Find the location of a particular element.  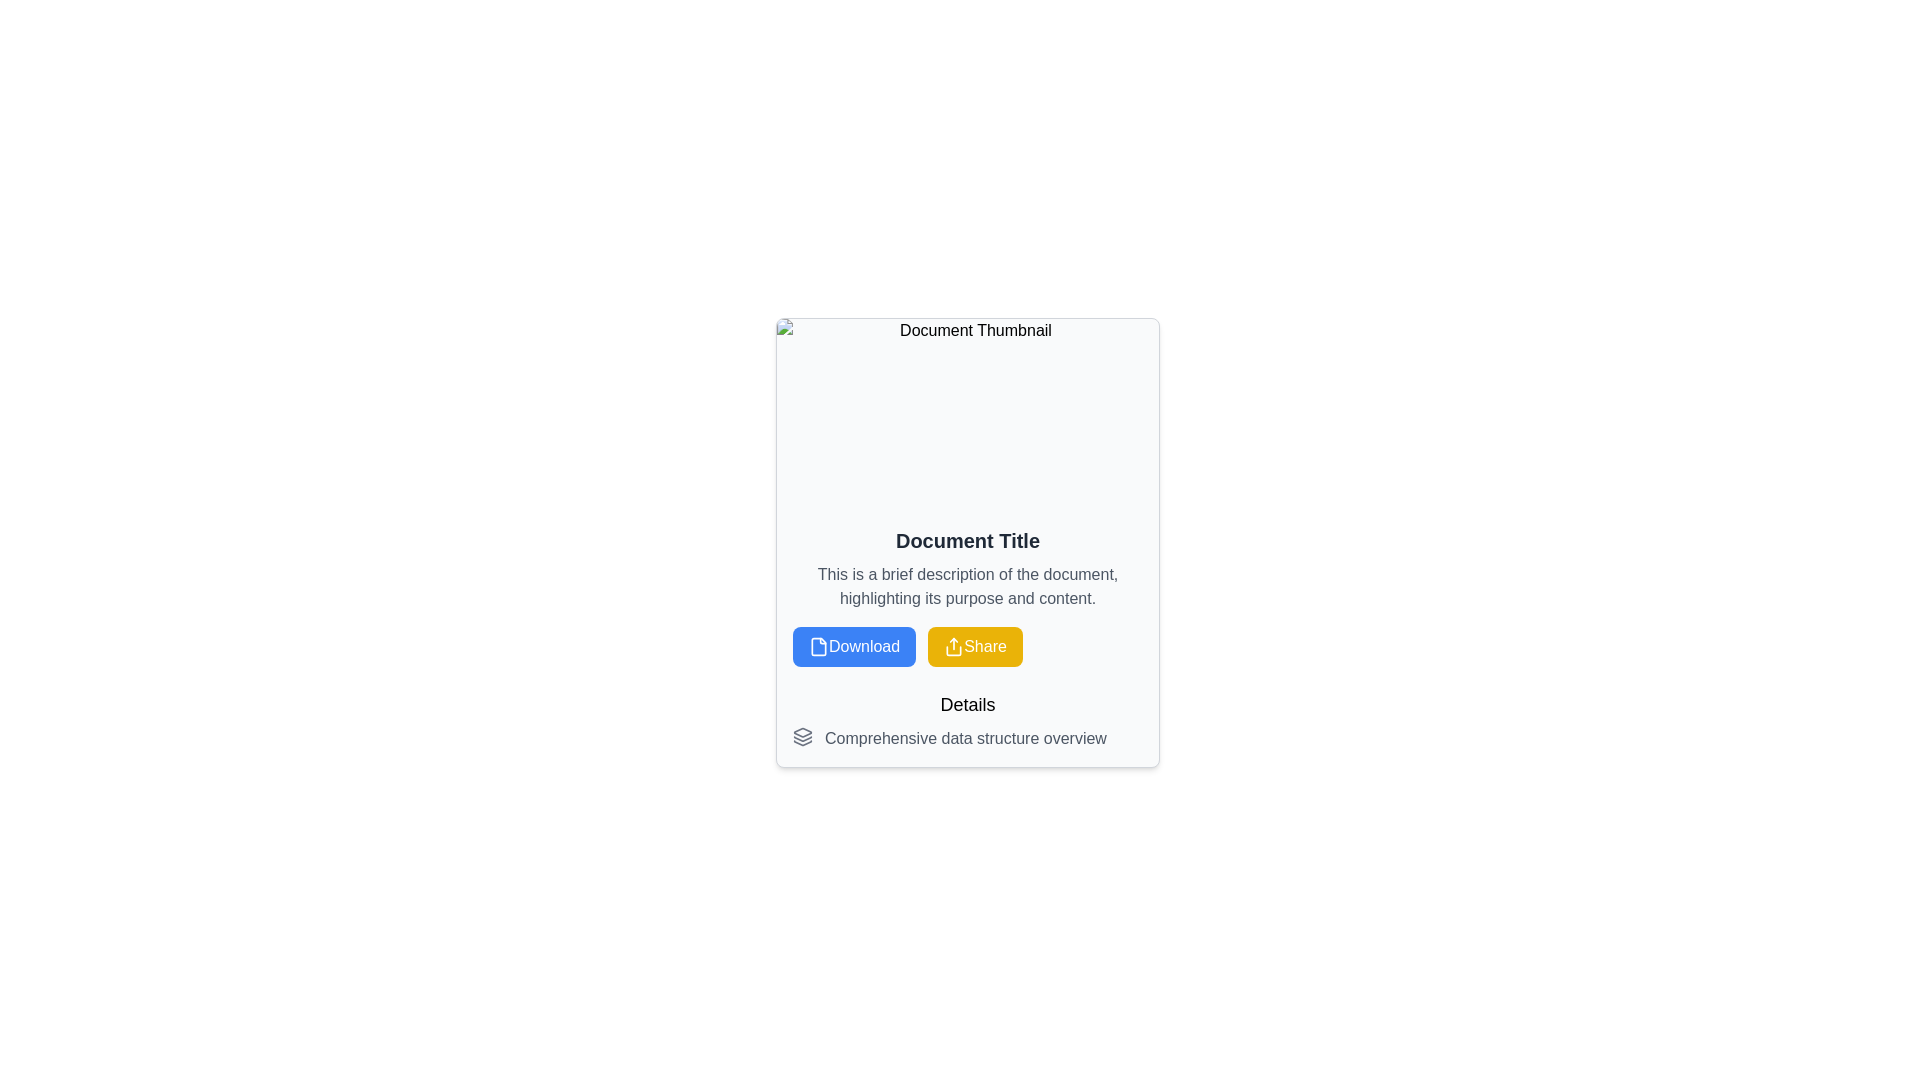

the share icon, which is a yellow button labeled 'Share' featuring a share symbol with an upward arrow is located at coordinates (953, 647).